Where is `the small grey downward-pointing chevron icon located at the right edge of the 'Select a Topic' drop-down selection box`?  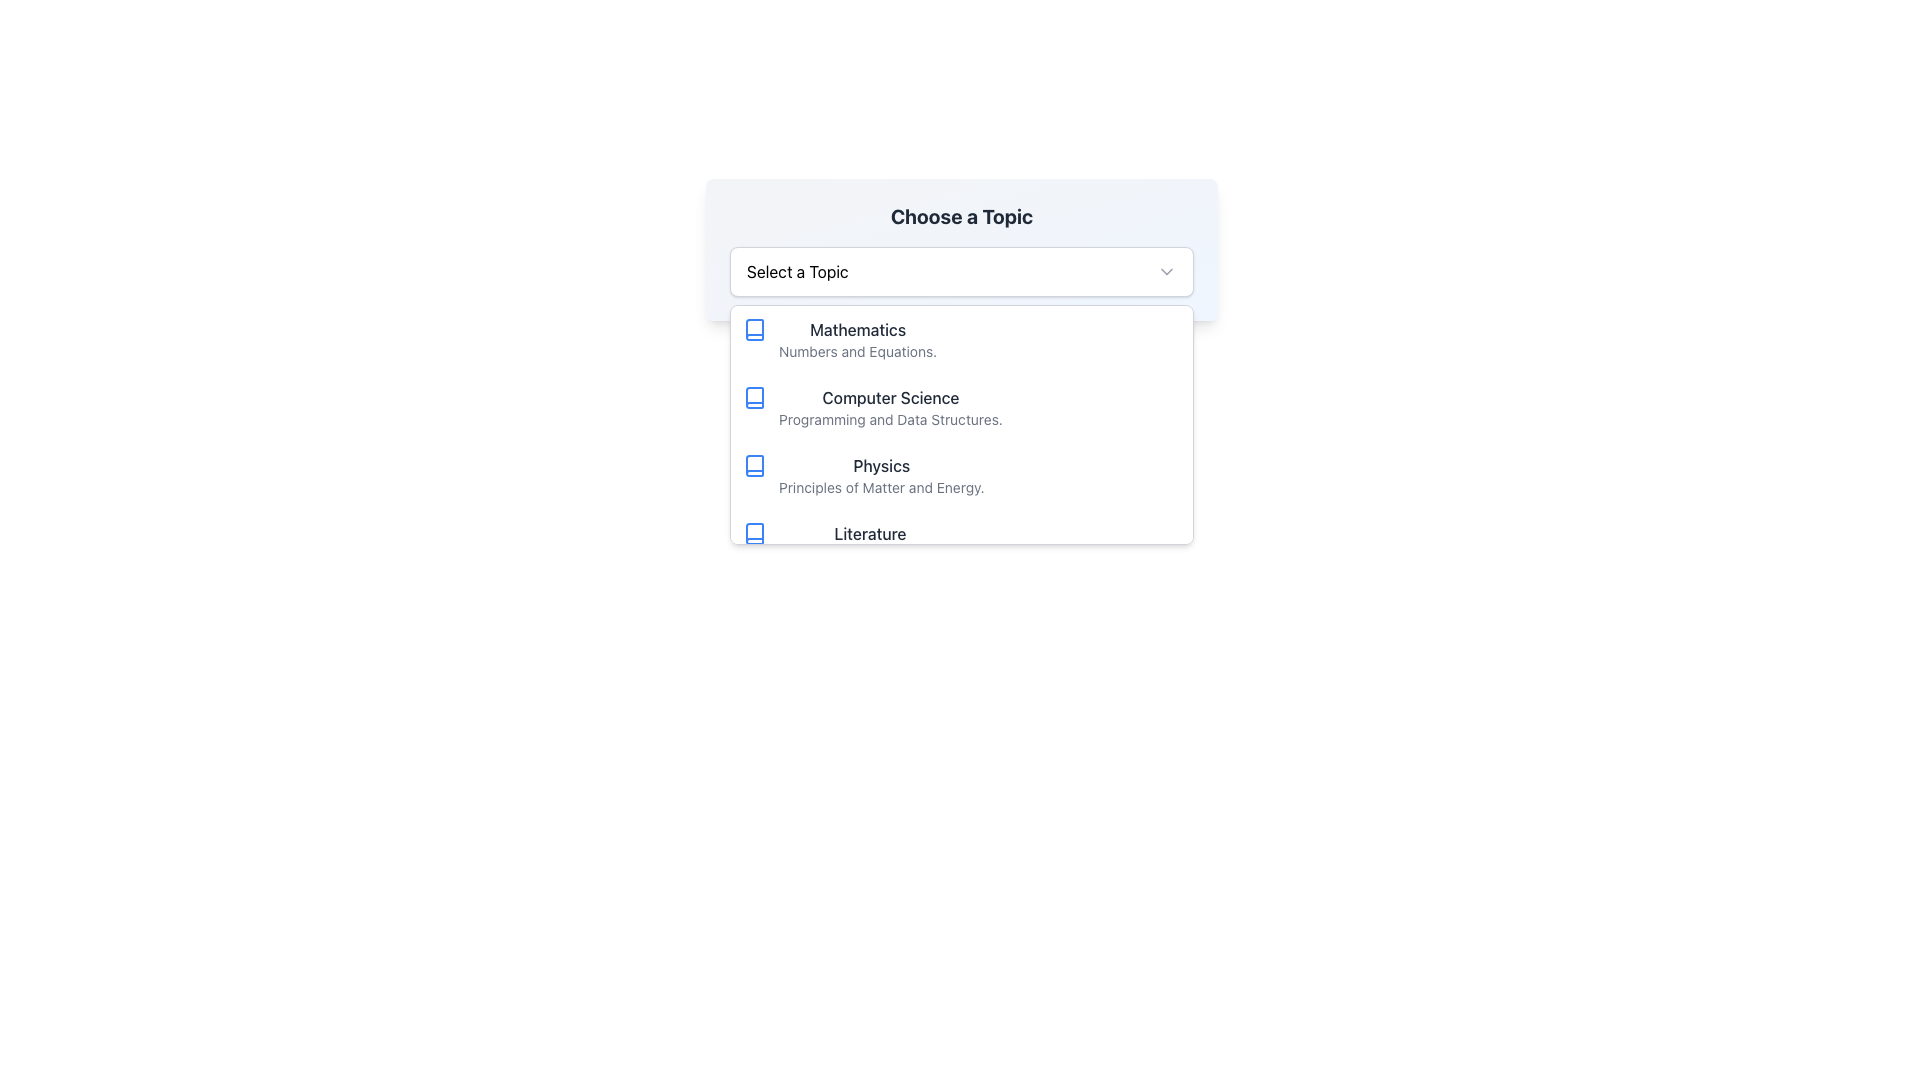 the small grey downward-pointing chevron icon located at the right edge of the 'Select a Topic' drop-down selection box is located at coordinates (1166, 272).